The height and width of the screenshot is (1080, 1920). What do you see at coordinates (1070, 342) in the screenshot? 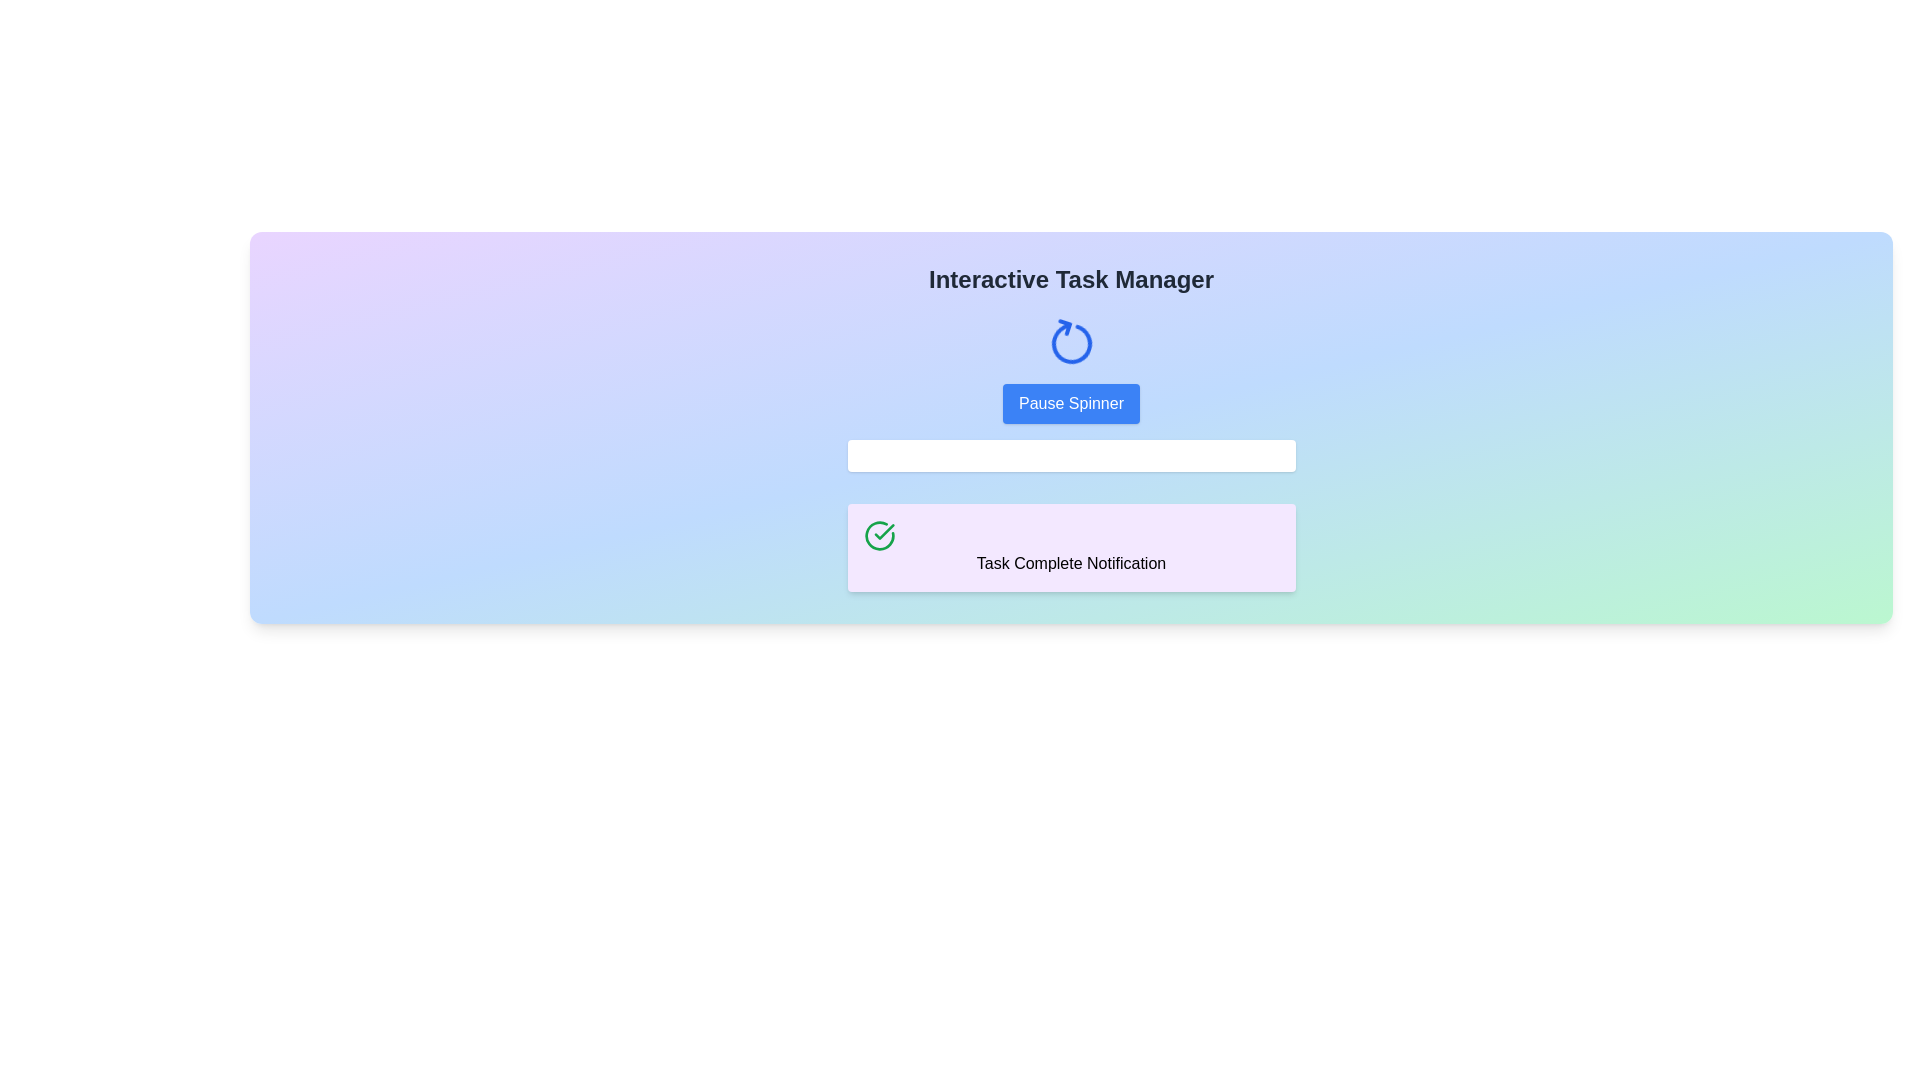
I see `the animated icon representing a clockwise rotation, which is styled in blue and located at the top-center of the interface for visual feedback` at bounding box center [1070, 342].